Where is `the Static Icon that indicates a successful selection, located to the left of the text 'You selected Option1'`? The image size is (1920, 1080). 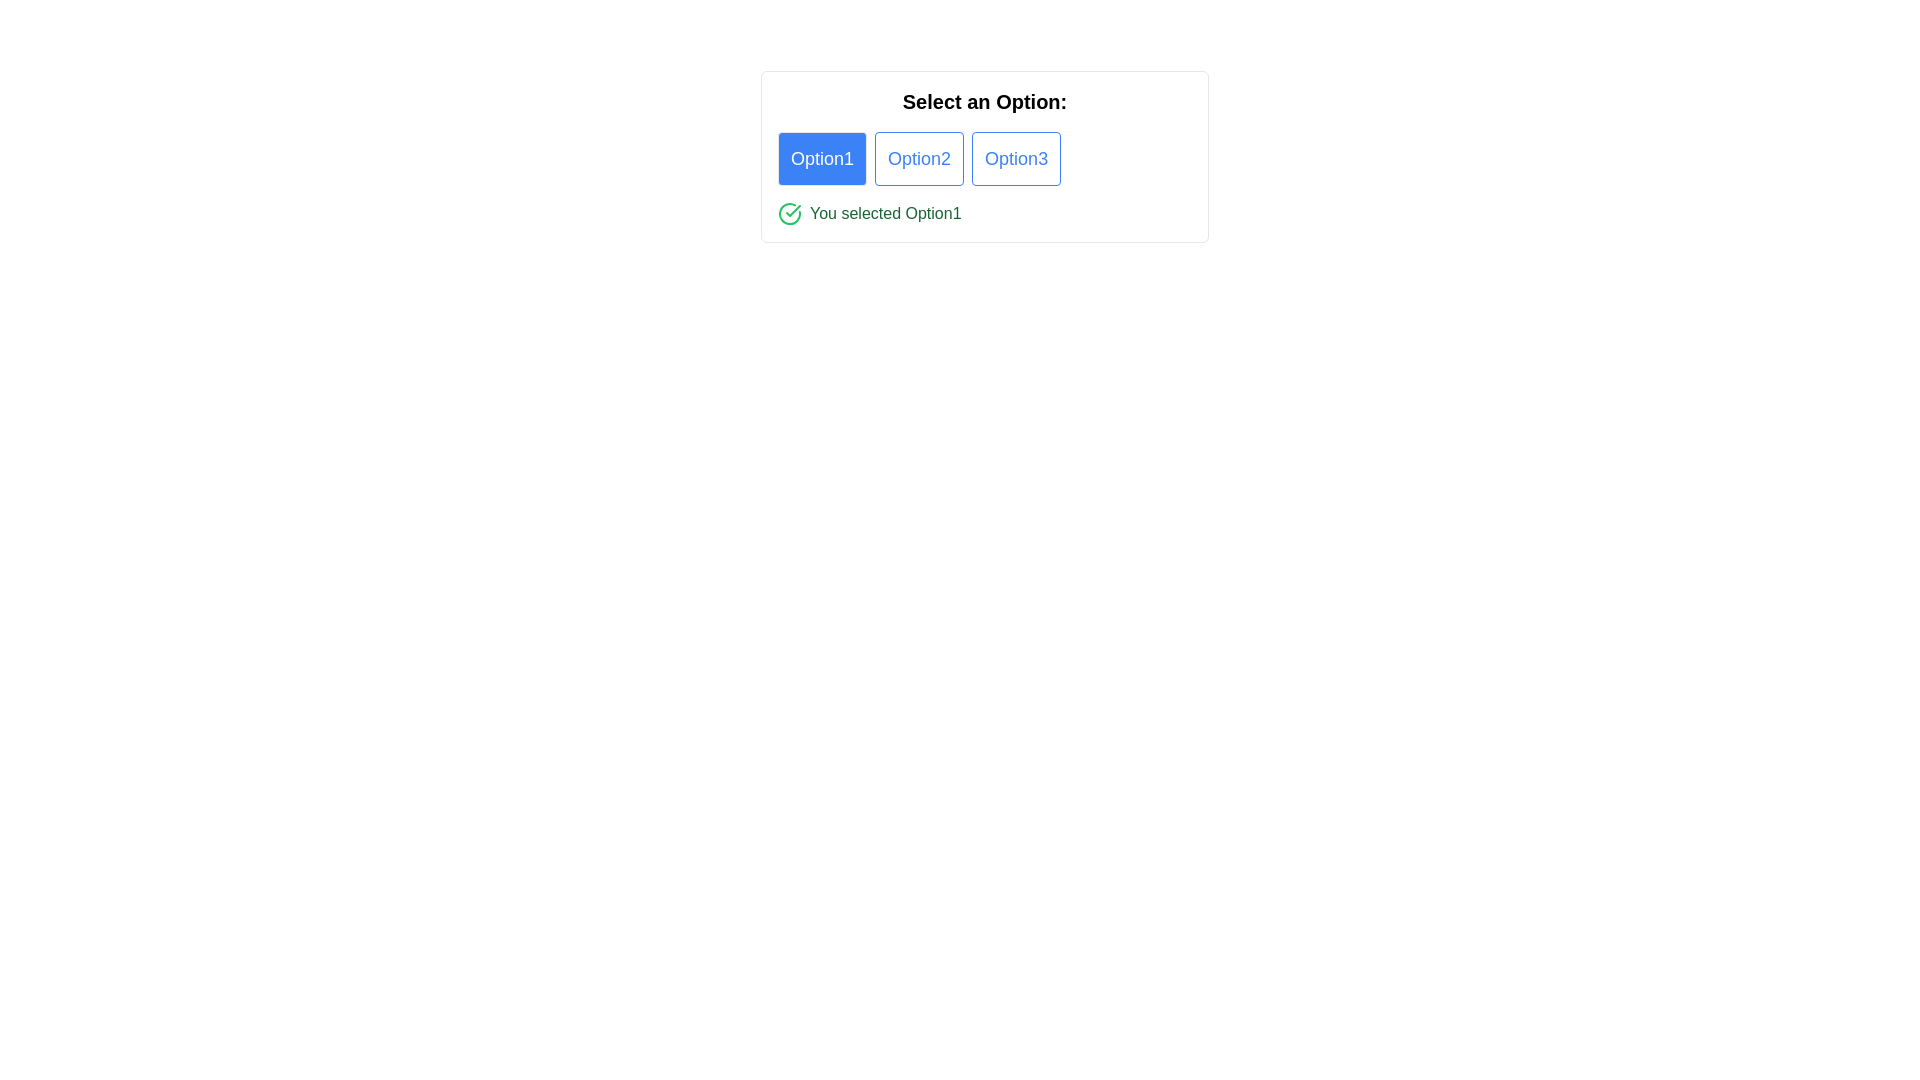
the Static Icon that indicates a successful selection, located to the left of the text 'You selected Option1' is located at coordinates (789, 213).